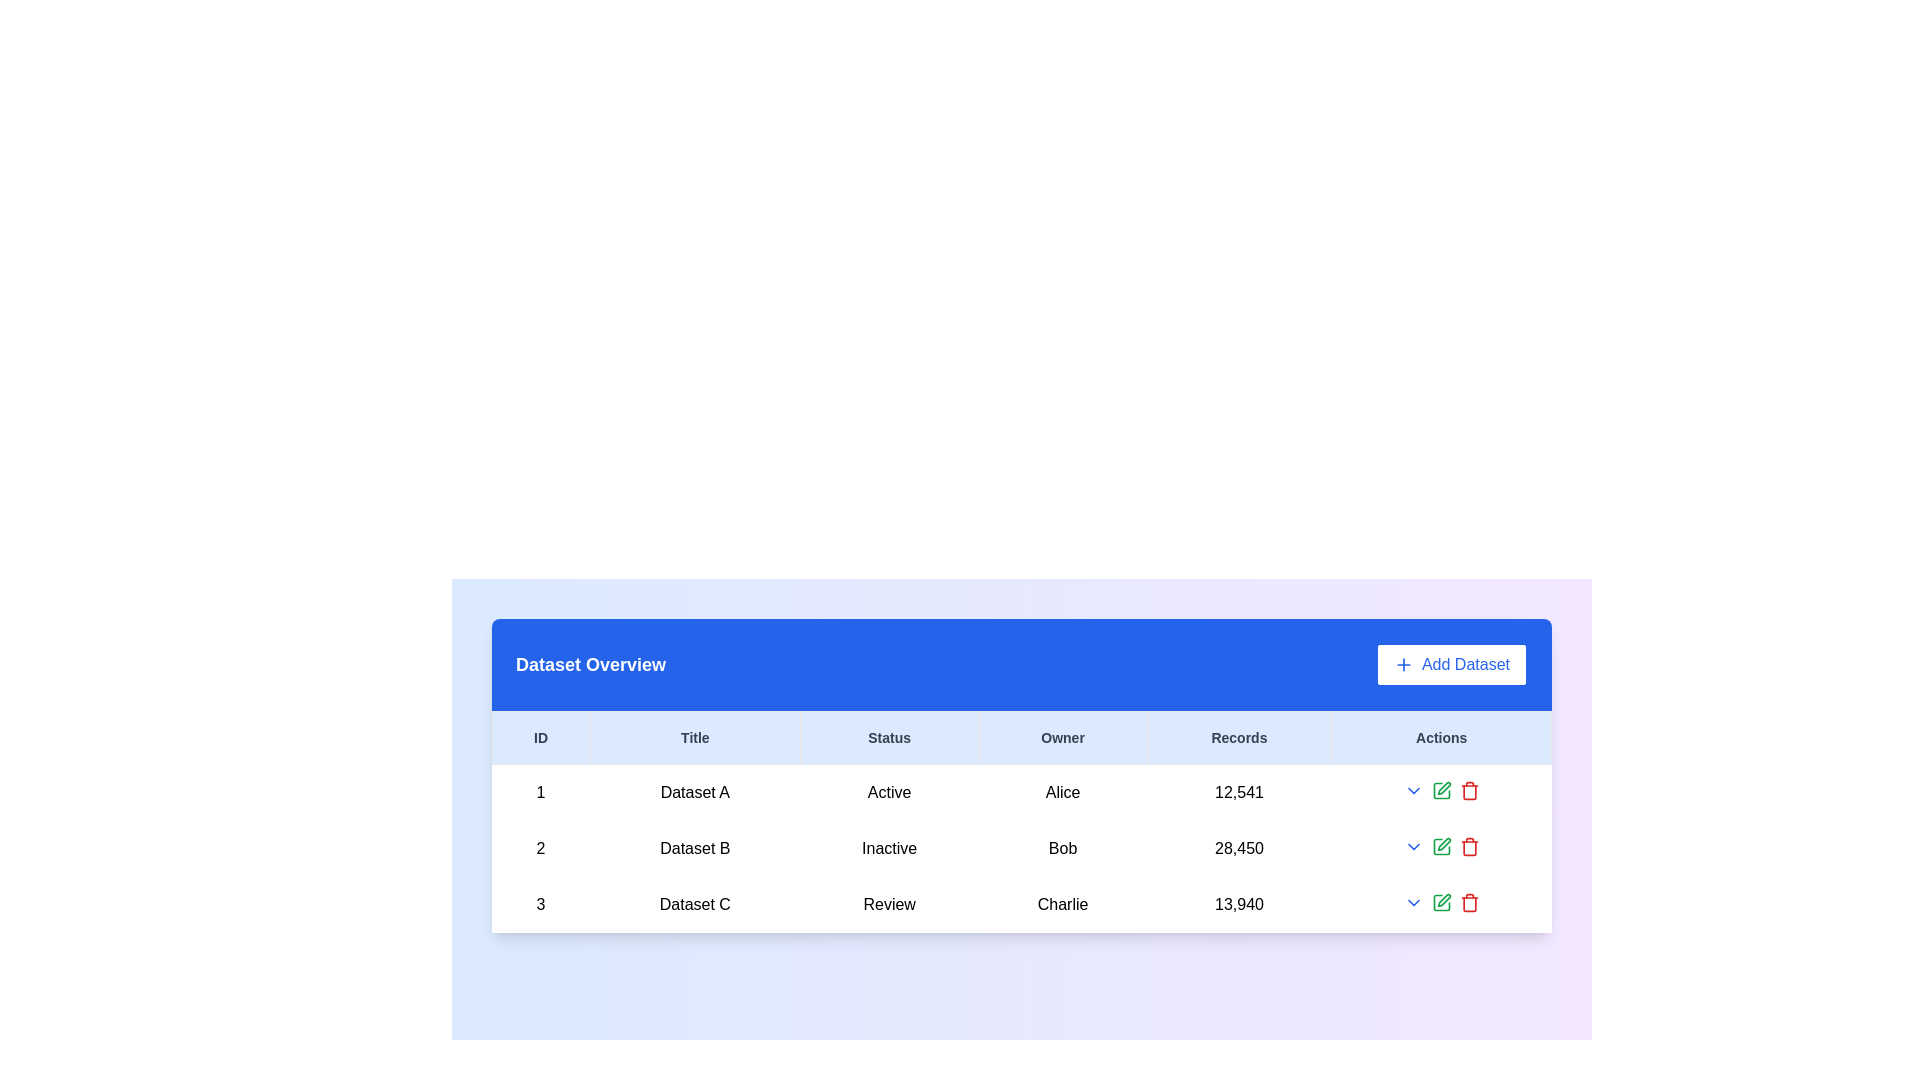 The width and height of the screenshot is (1920, 1080). Describe the element at coordinates (541, 848) in the screenshot. I see `the Text Label that identifies 'Dataset B' in the second row, first column of the 'Dataset Overview' table` at that location.